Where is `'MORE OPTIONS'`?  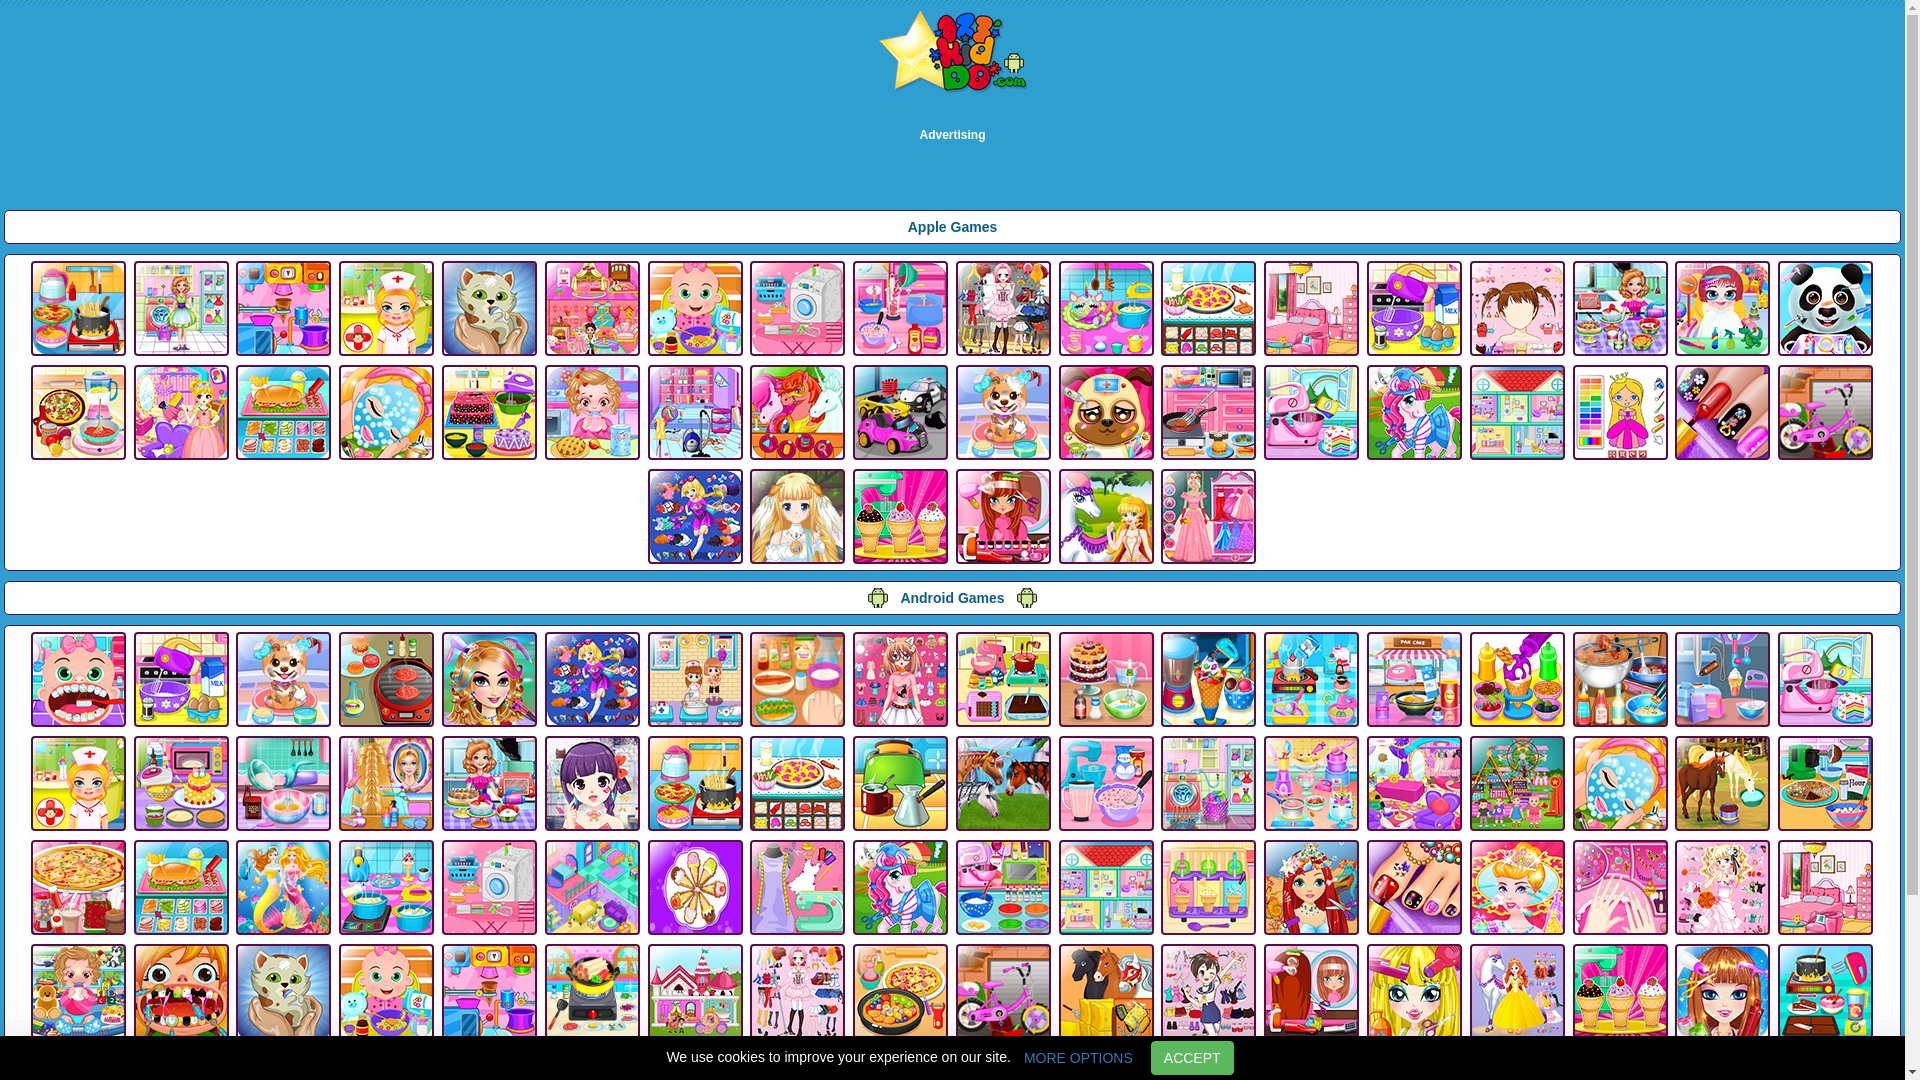
'MORE OPTIONS' is located at coordinates (1011, 1056).